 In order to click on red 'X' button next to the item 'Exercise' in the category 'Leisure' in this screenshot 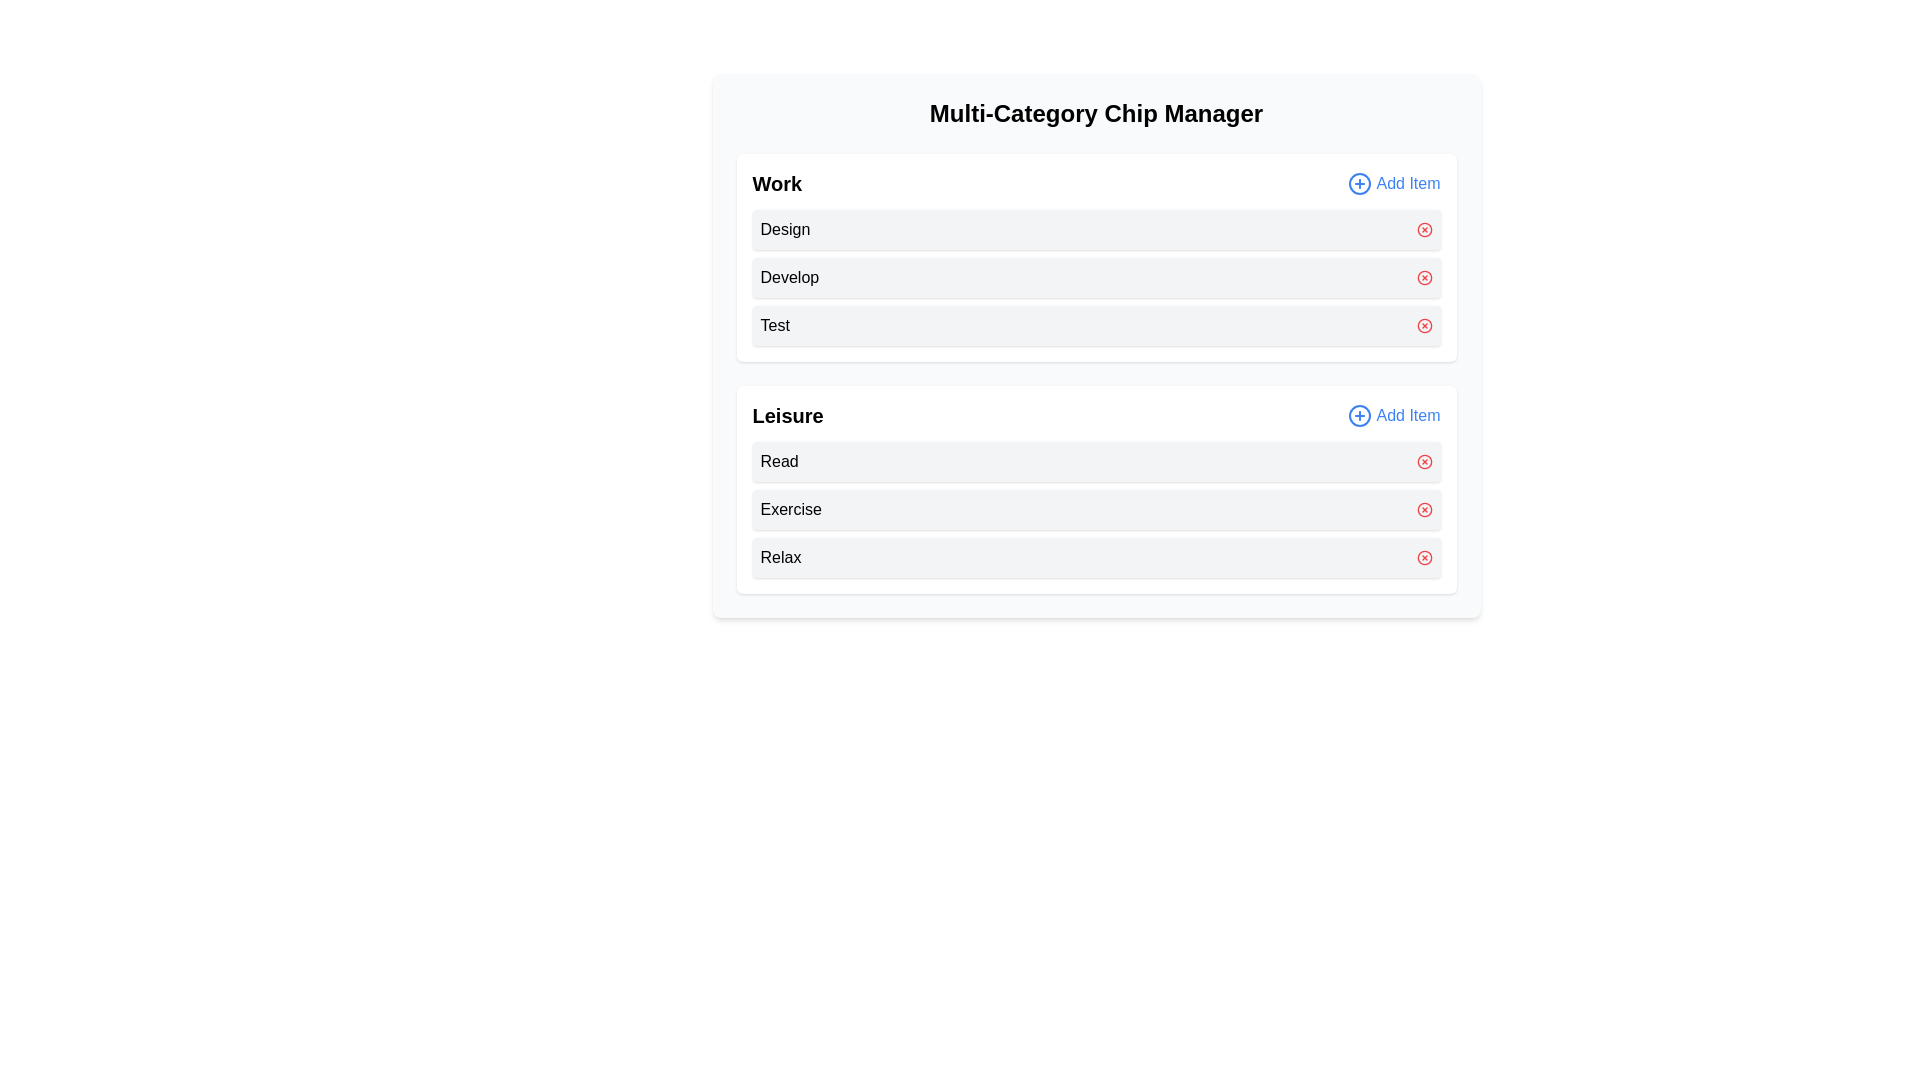, I will do `click(1423, 508)`.